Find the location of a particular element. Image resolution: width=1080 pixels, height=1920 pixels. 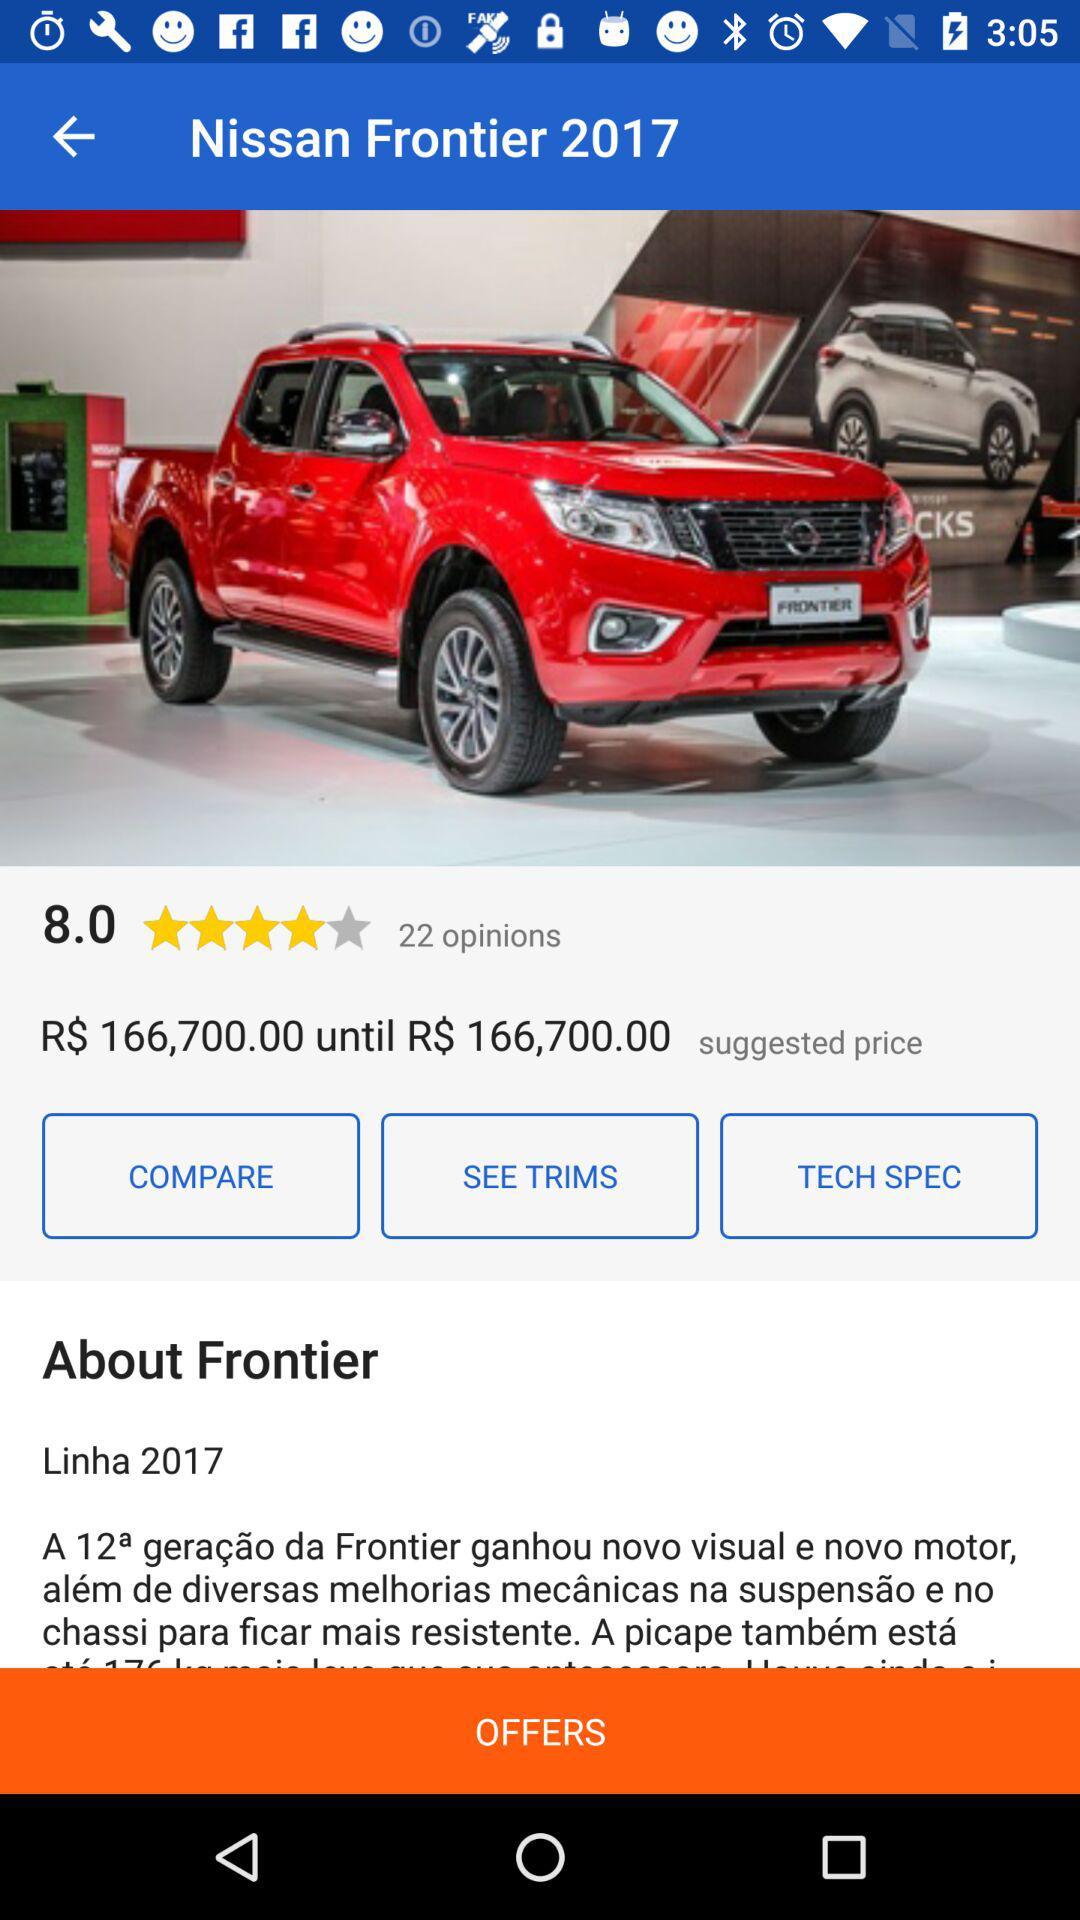

tech spec icon is located at coordinates (878, 1176).